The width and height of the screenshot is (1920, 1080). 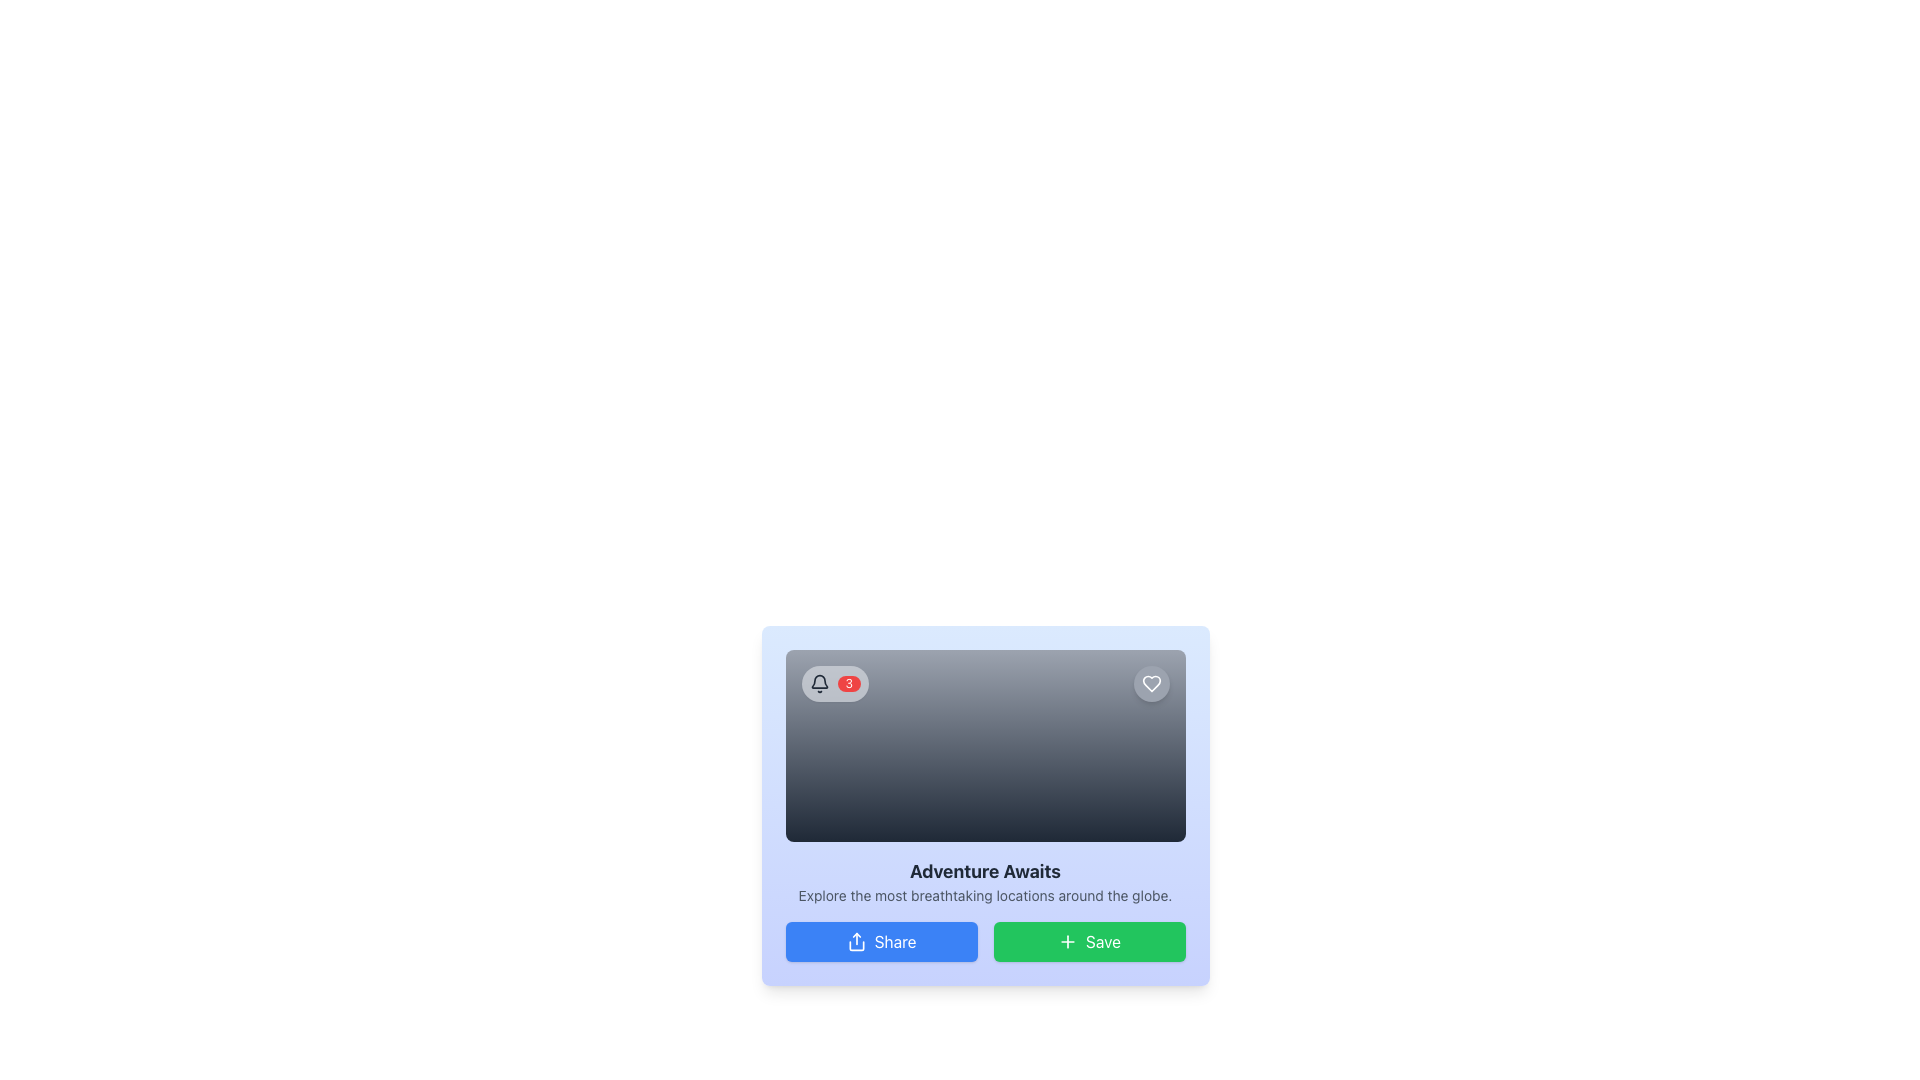 What do you see at coordinates (894, 941) in the screenshot?
I see `text label that identifies the 'Share' button, located within a blue button at the footer section of the interface, next to the 'Save' button` at bounding box center [894, 941].